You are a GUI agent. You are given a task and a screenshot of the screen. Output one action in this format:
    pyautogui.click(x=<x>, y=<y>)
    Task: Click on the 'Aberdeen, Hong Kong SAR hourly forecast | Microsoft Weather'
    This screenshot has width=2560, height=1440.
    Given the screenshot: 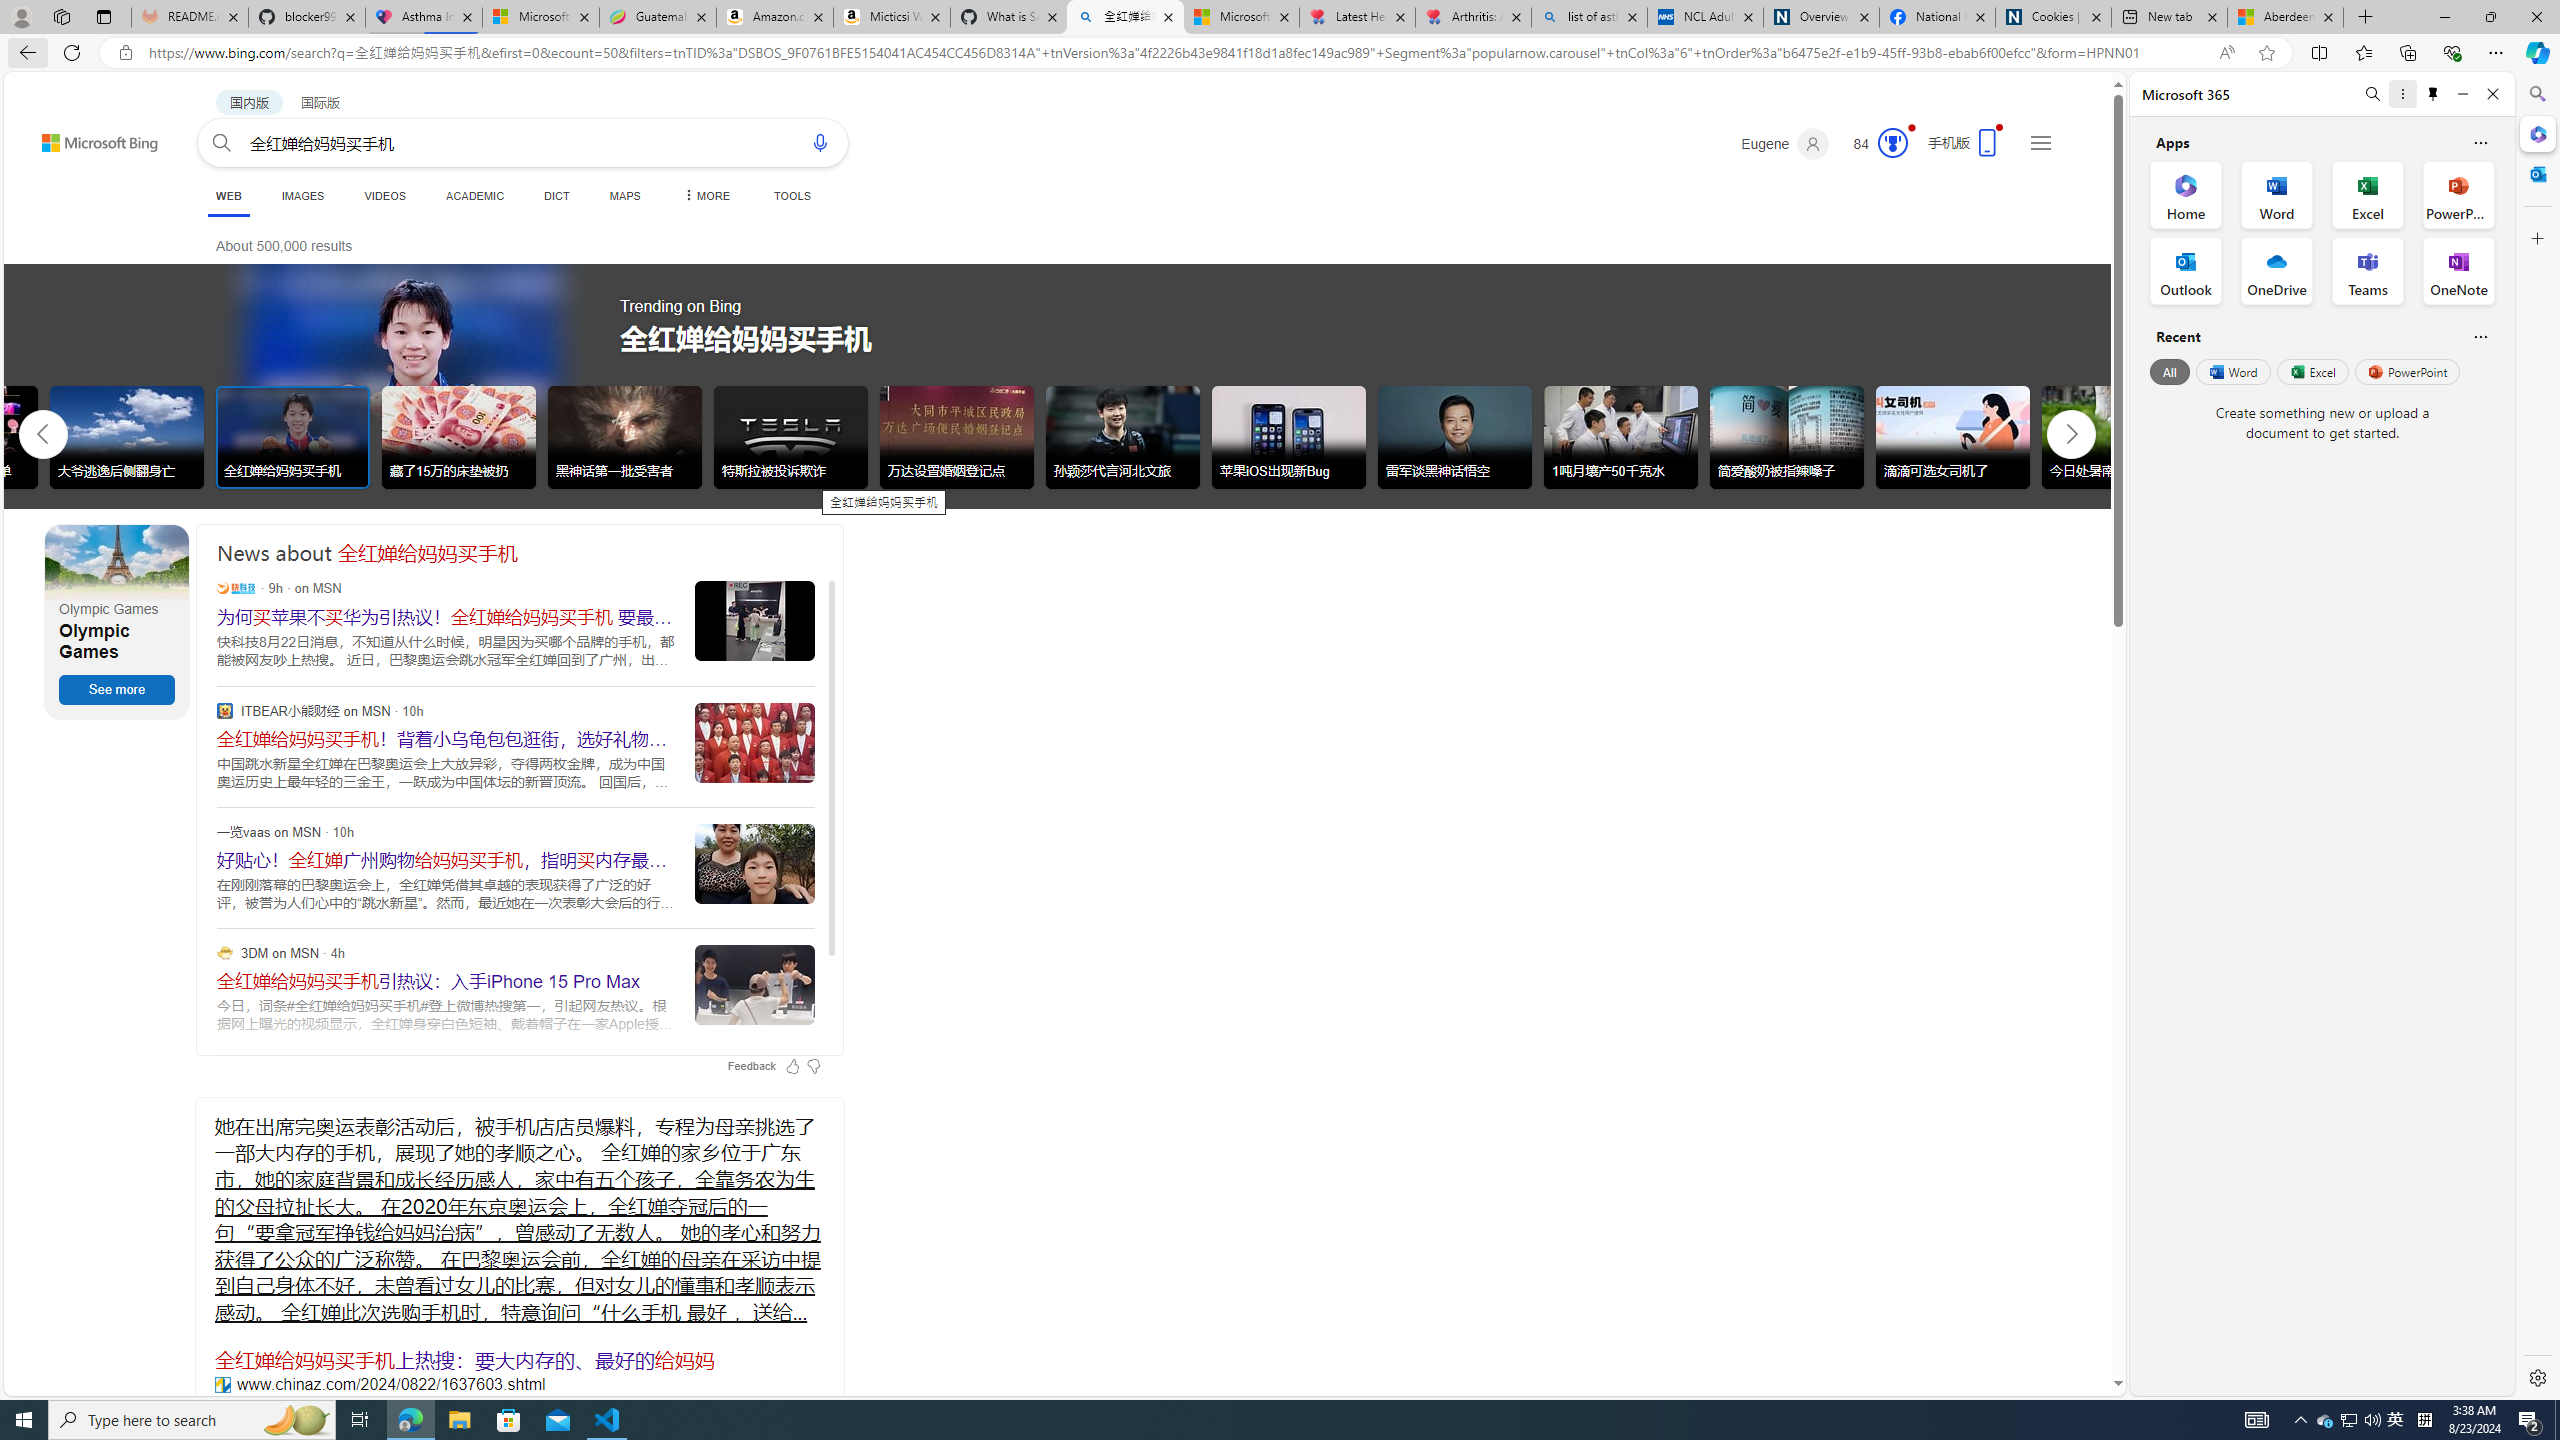 What is the action you would take?
    pyautogui.click(x=2286, y=16)
    